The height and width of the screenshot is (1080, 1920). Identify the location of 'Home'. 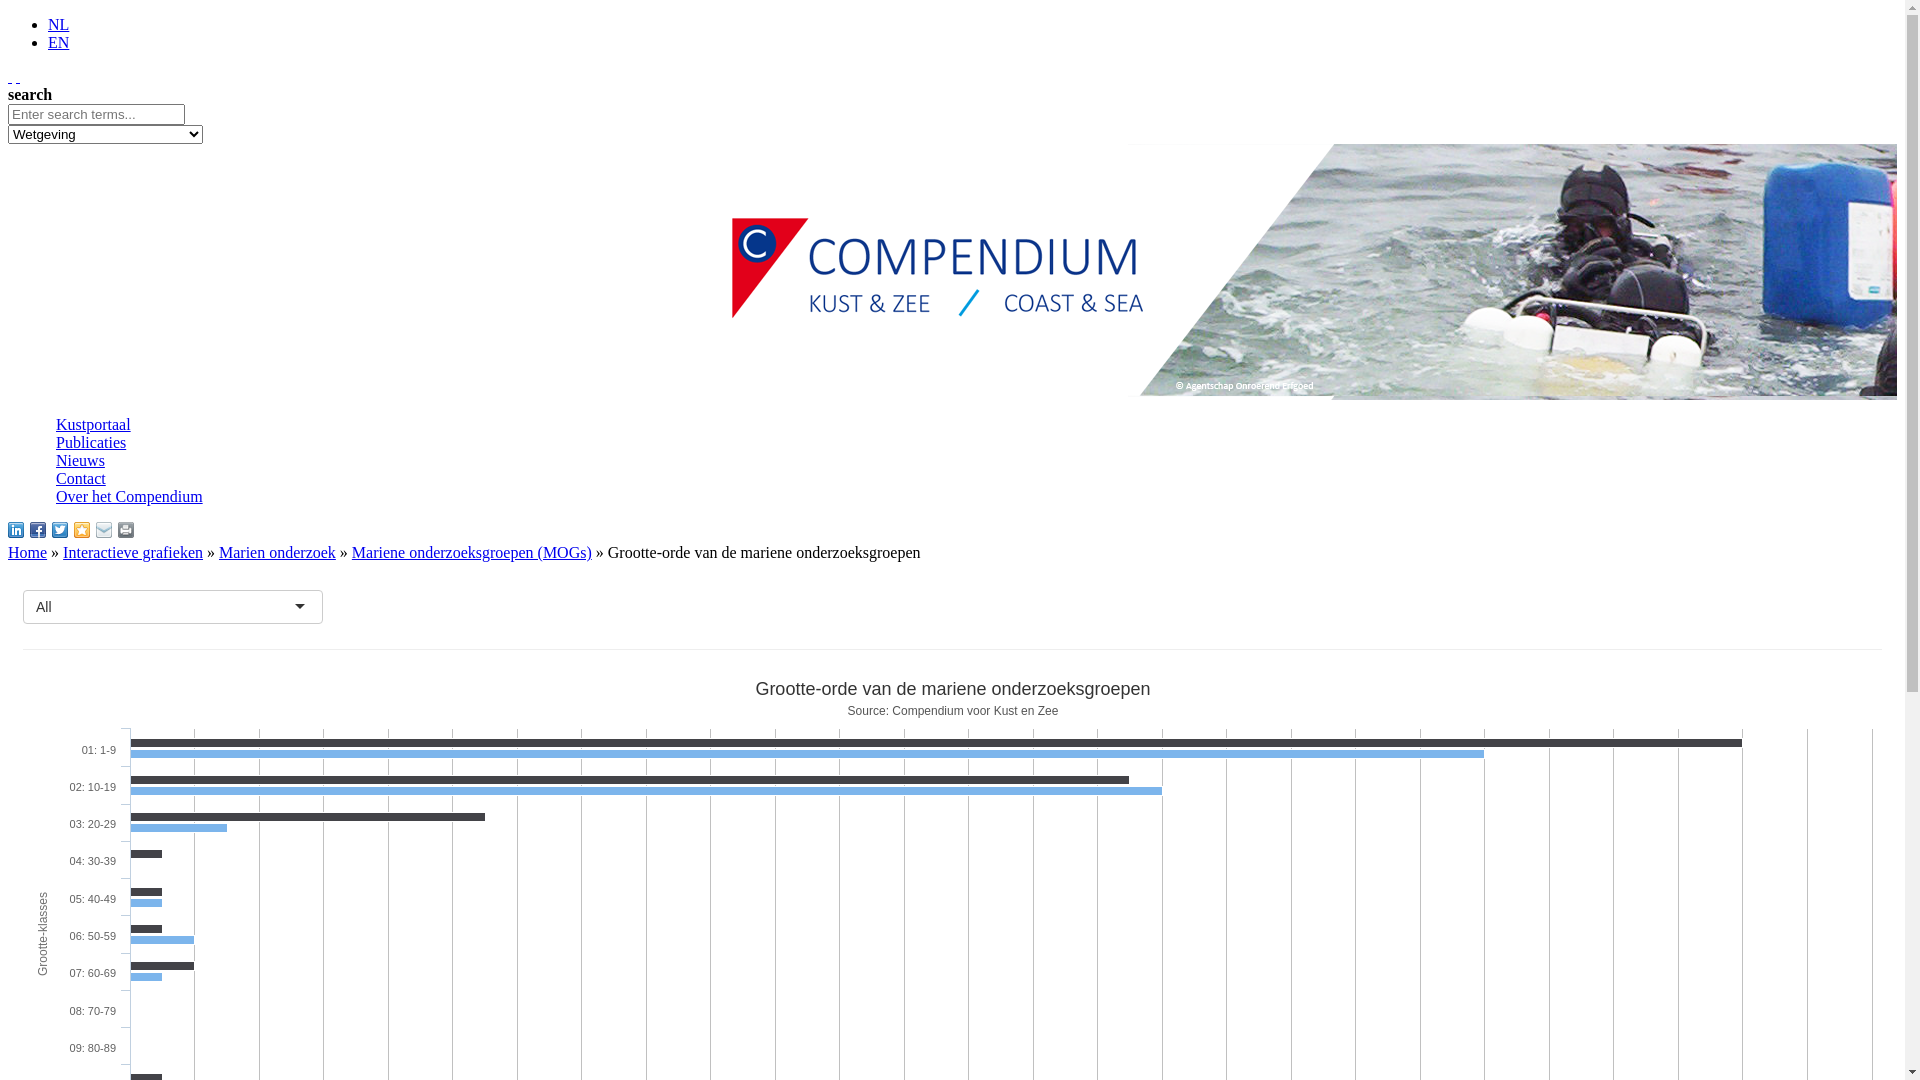
(27, 552).